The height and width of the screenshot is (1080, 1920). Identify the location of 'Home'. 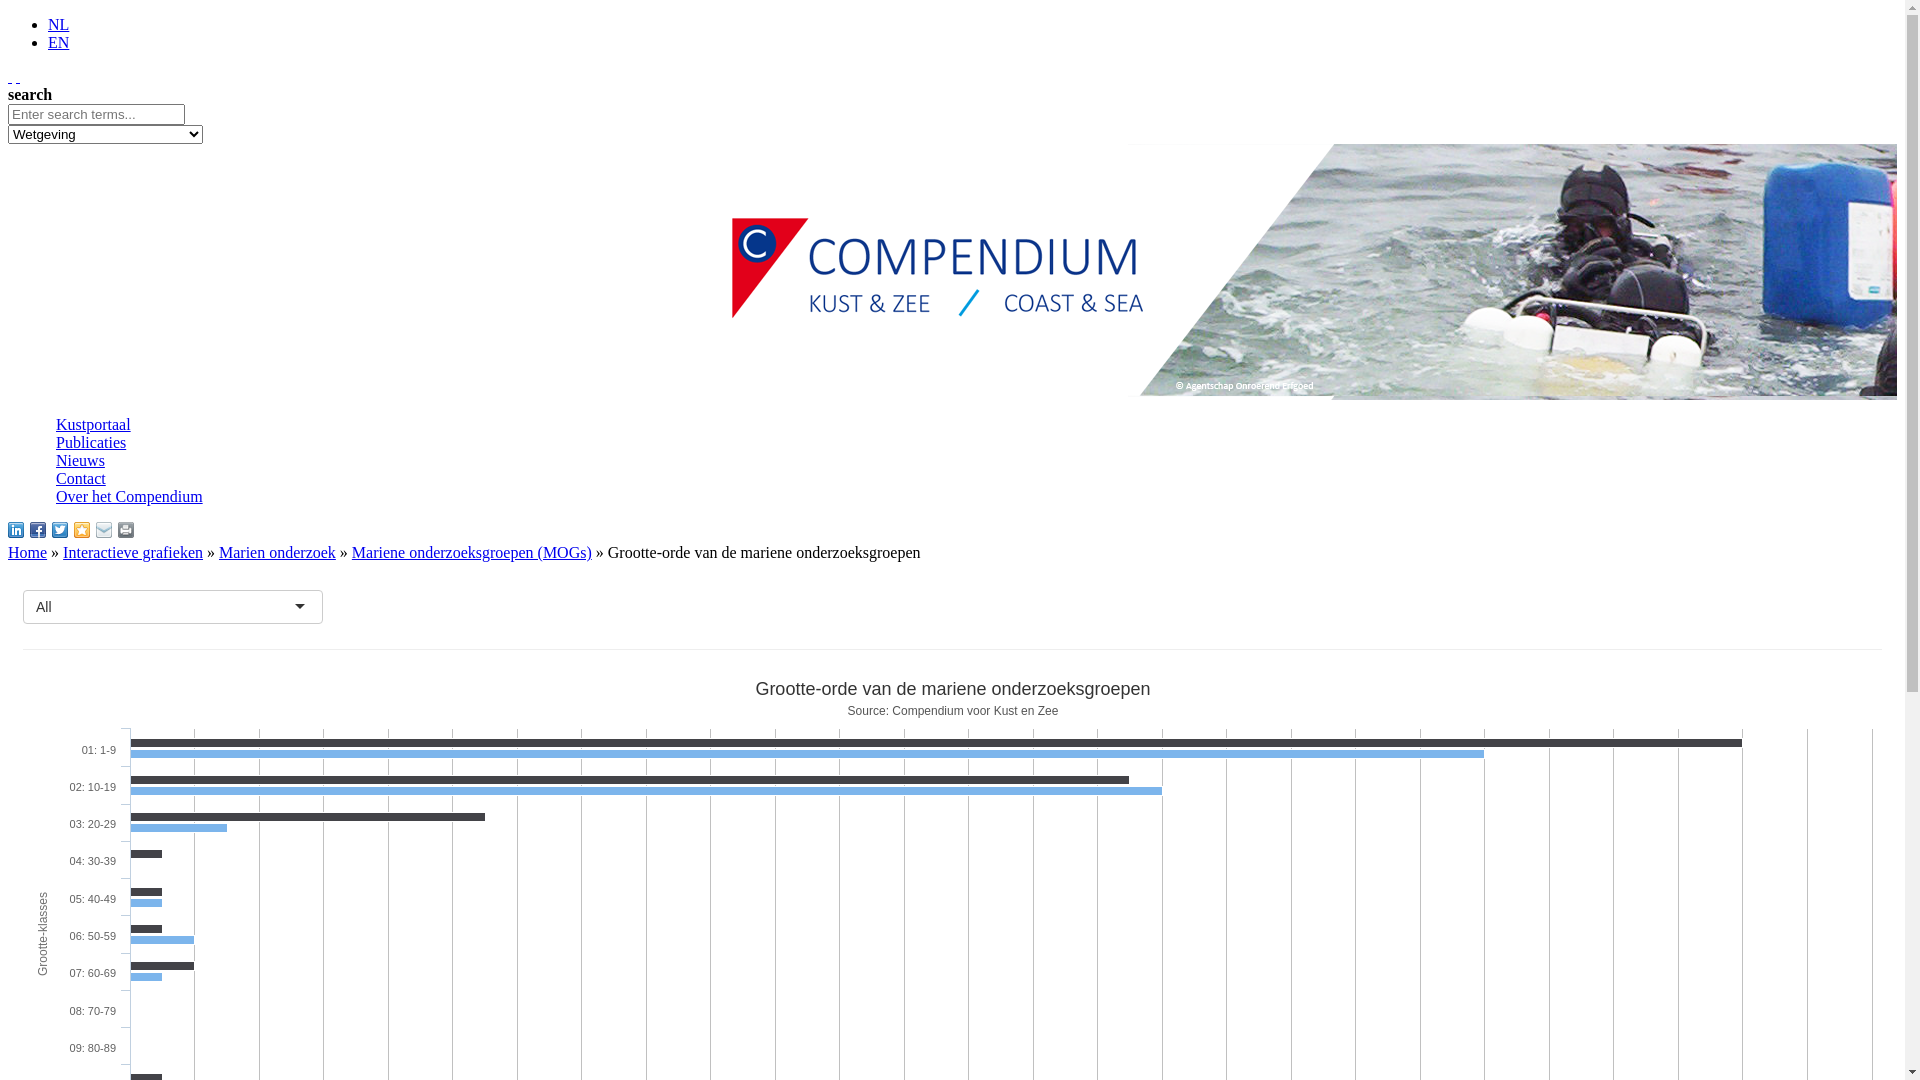
(27, 552).